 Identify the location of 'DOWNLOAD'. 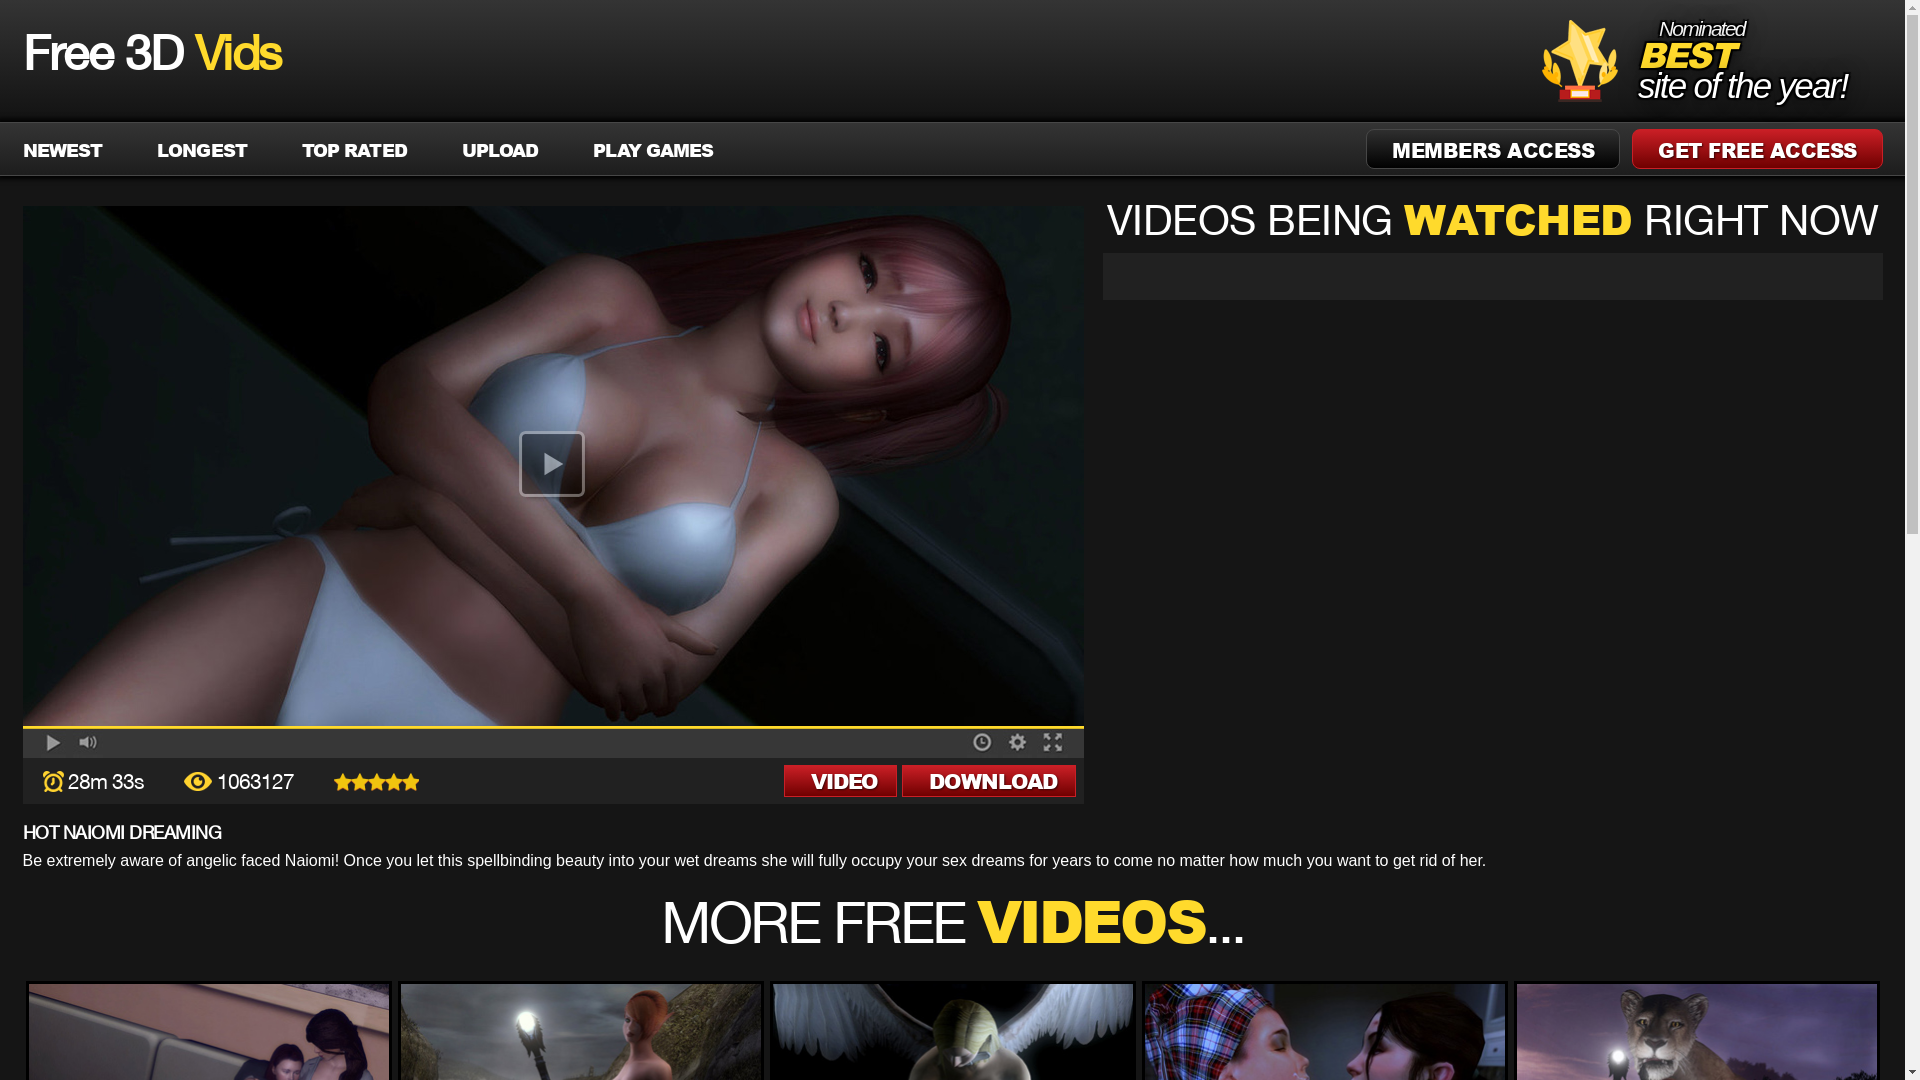
(988, 779).